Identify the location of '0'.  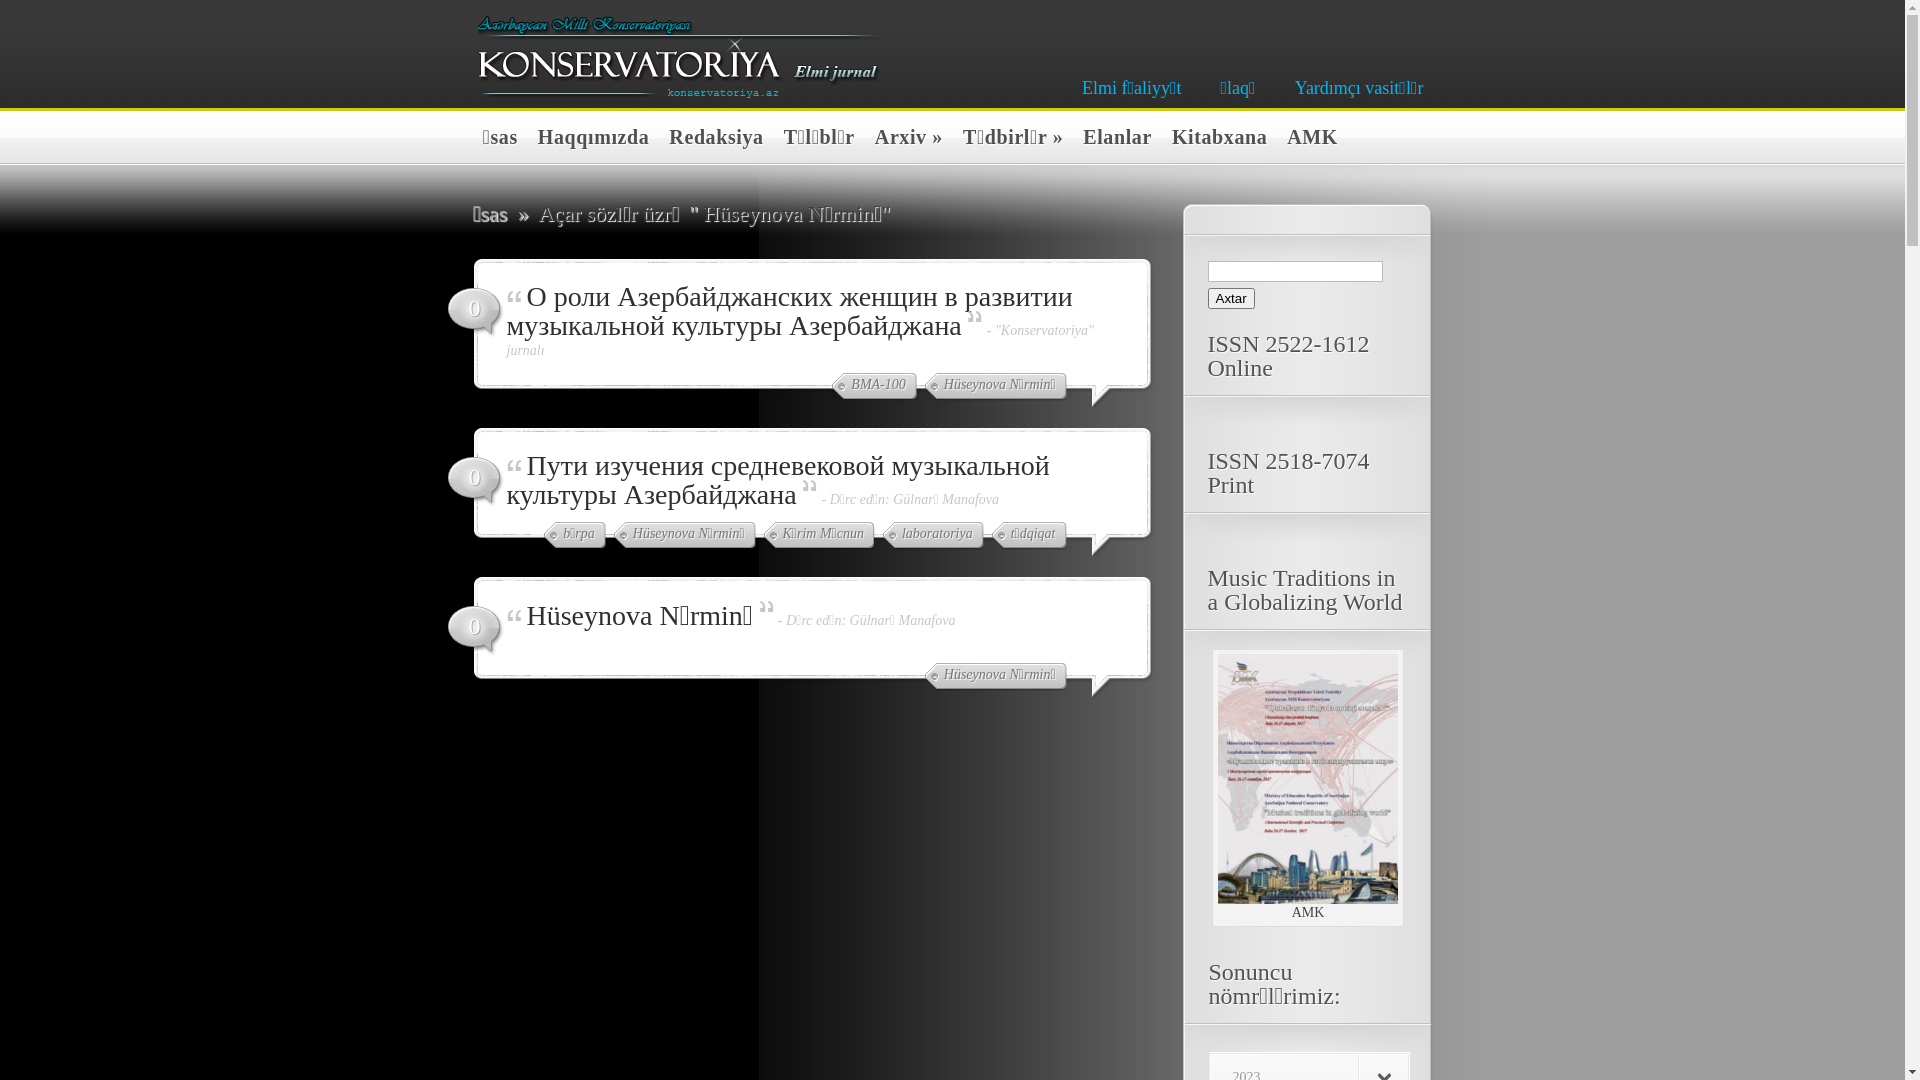
(473, 631).